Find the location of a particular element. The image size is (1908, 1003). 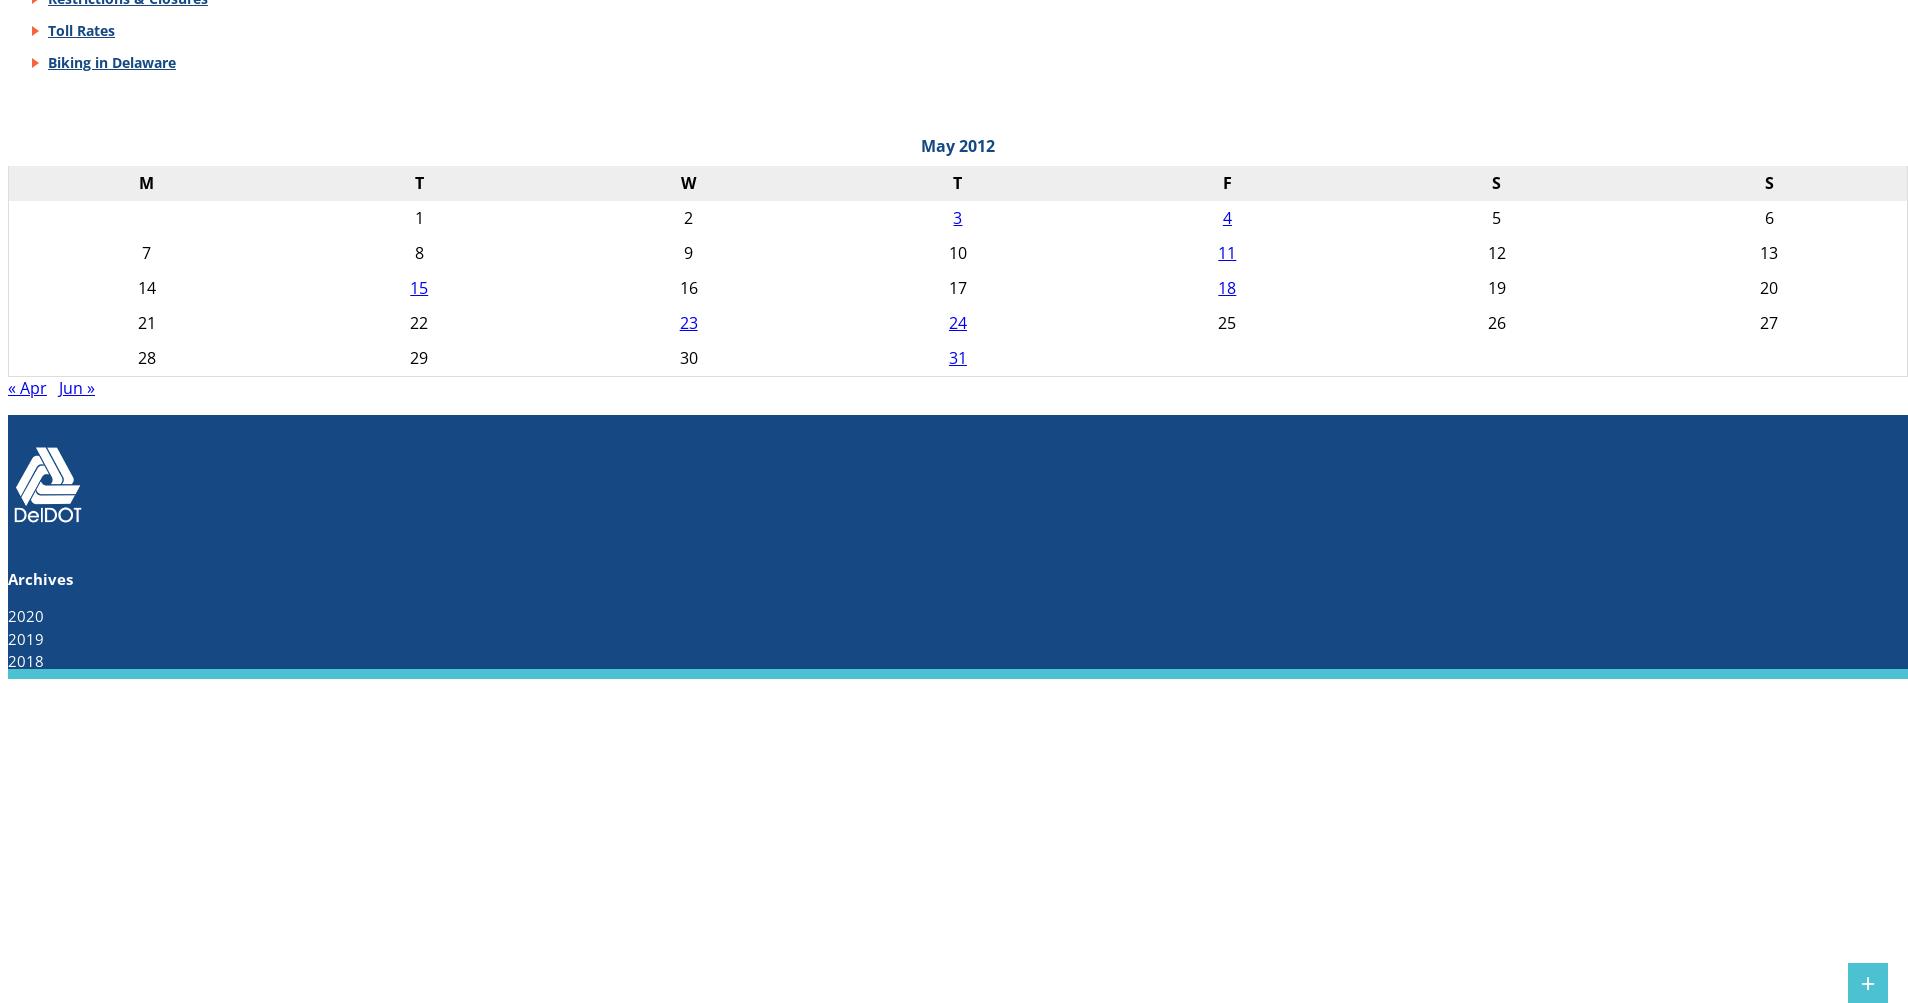

'18' is located at coordinates (1227, 286).